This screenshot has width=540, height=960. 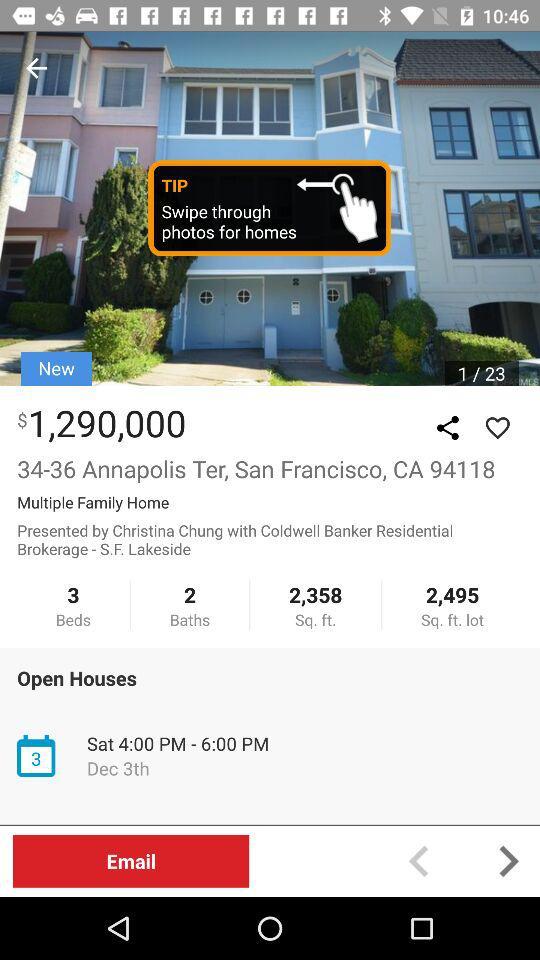 I want to click on preview button, so click(x=418, y=860).